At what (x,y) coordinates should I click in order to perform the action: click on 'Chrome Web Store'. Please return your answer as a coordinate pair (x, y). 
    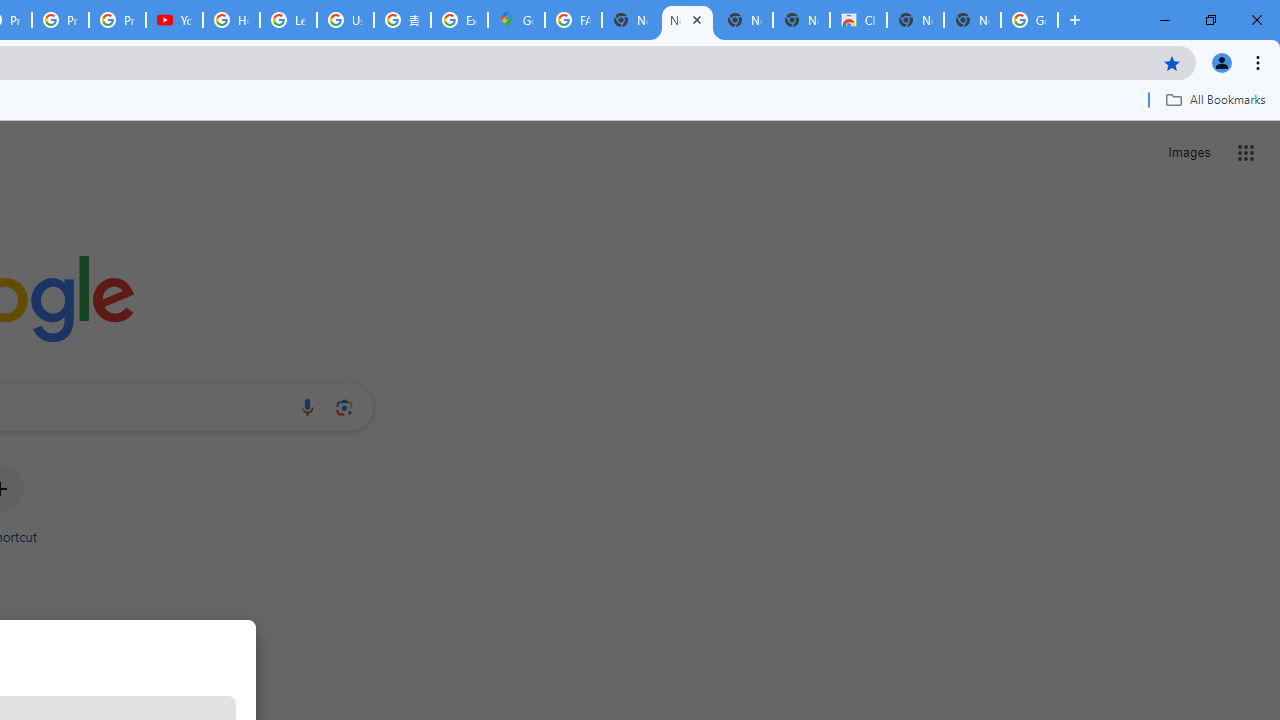
    Looking at the image, I should click on (858, 20).